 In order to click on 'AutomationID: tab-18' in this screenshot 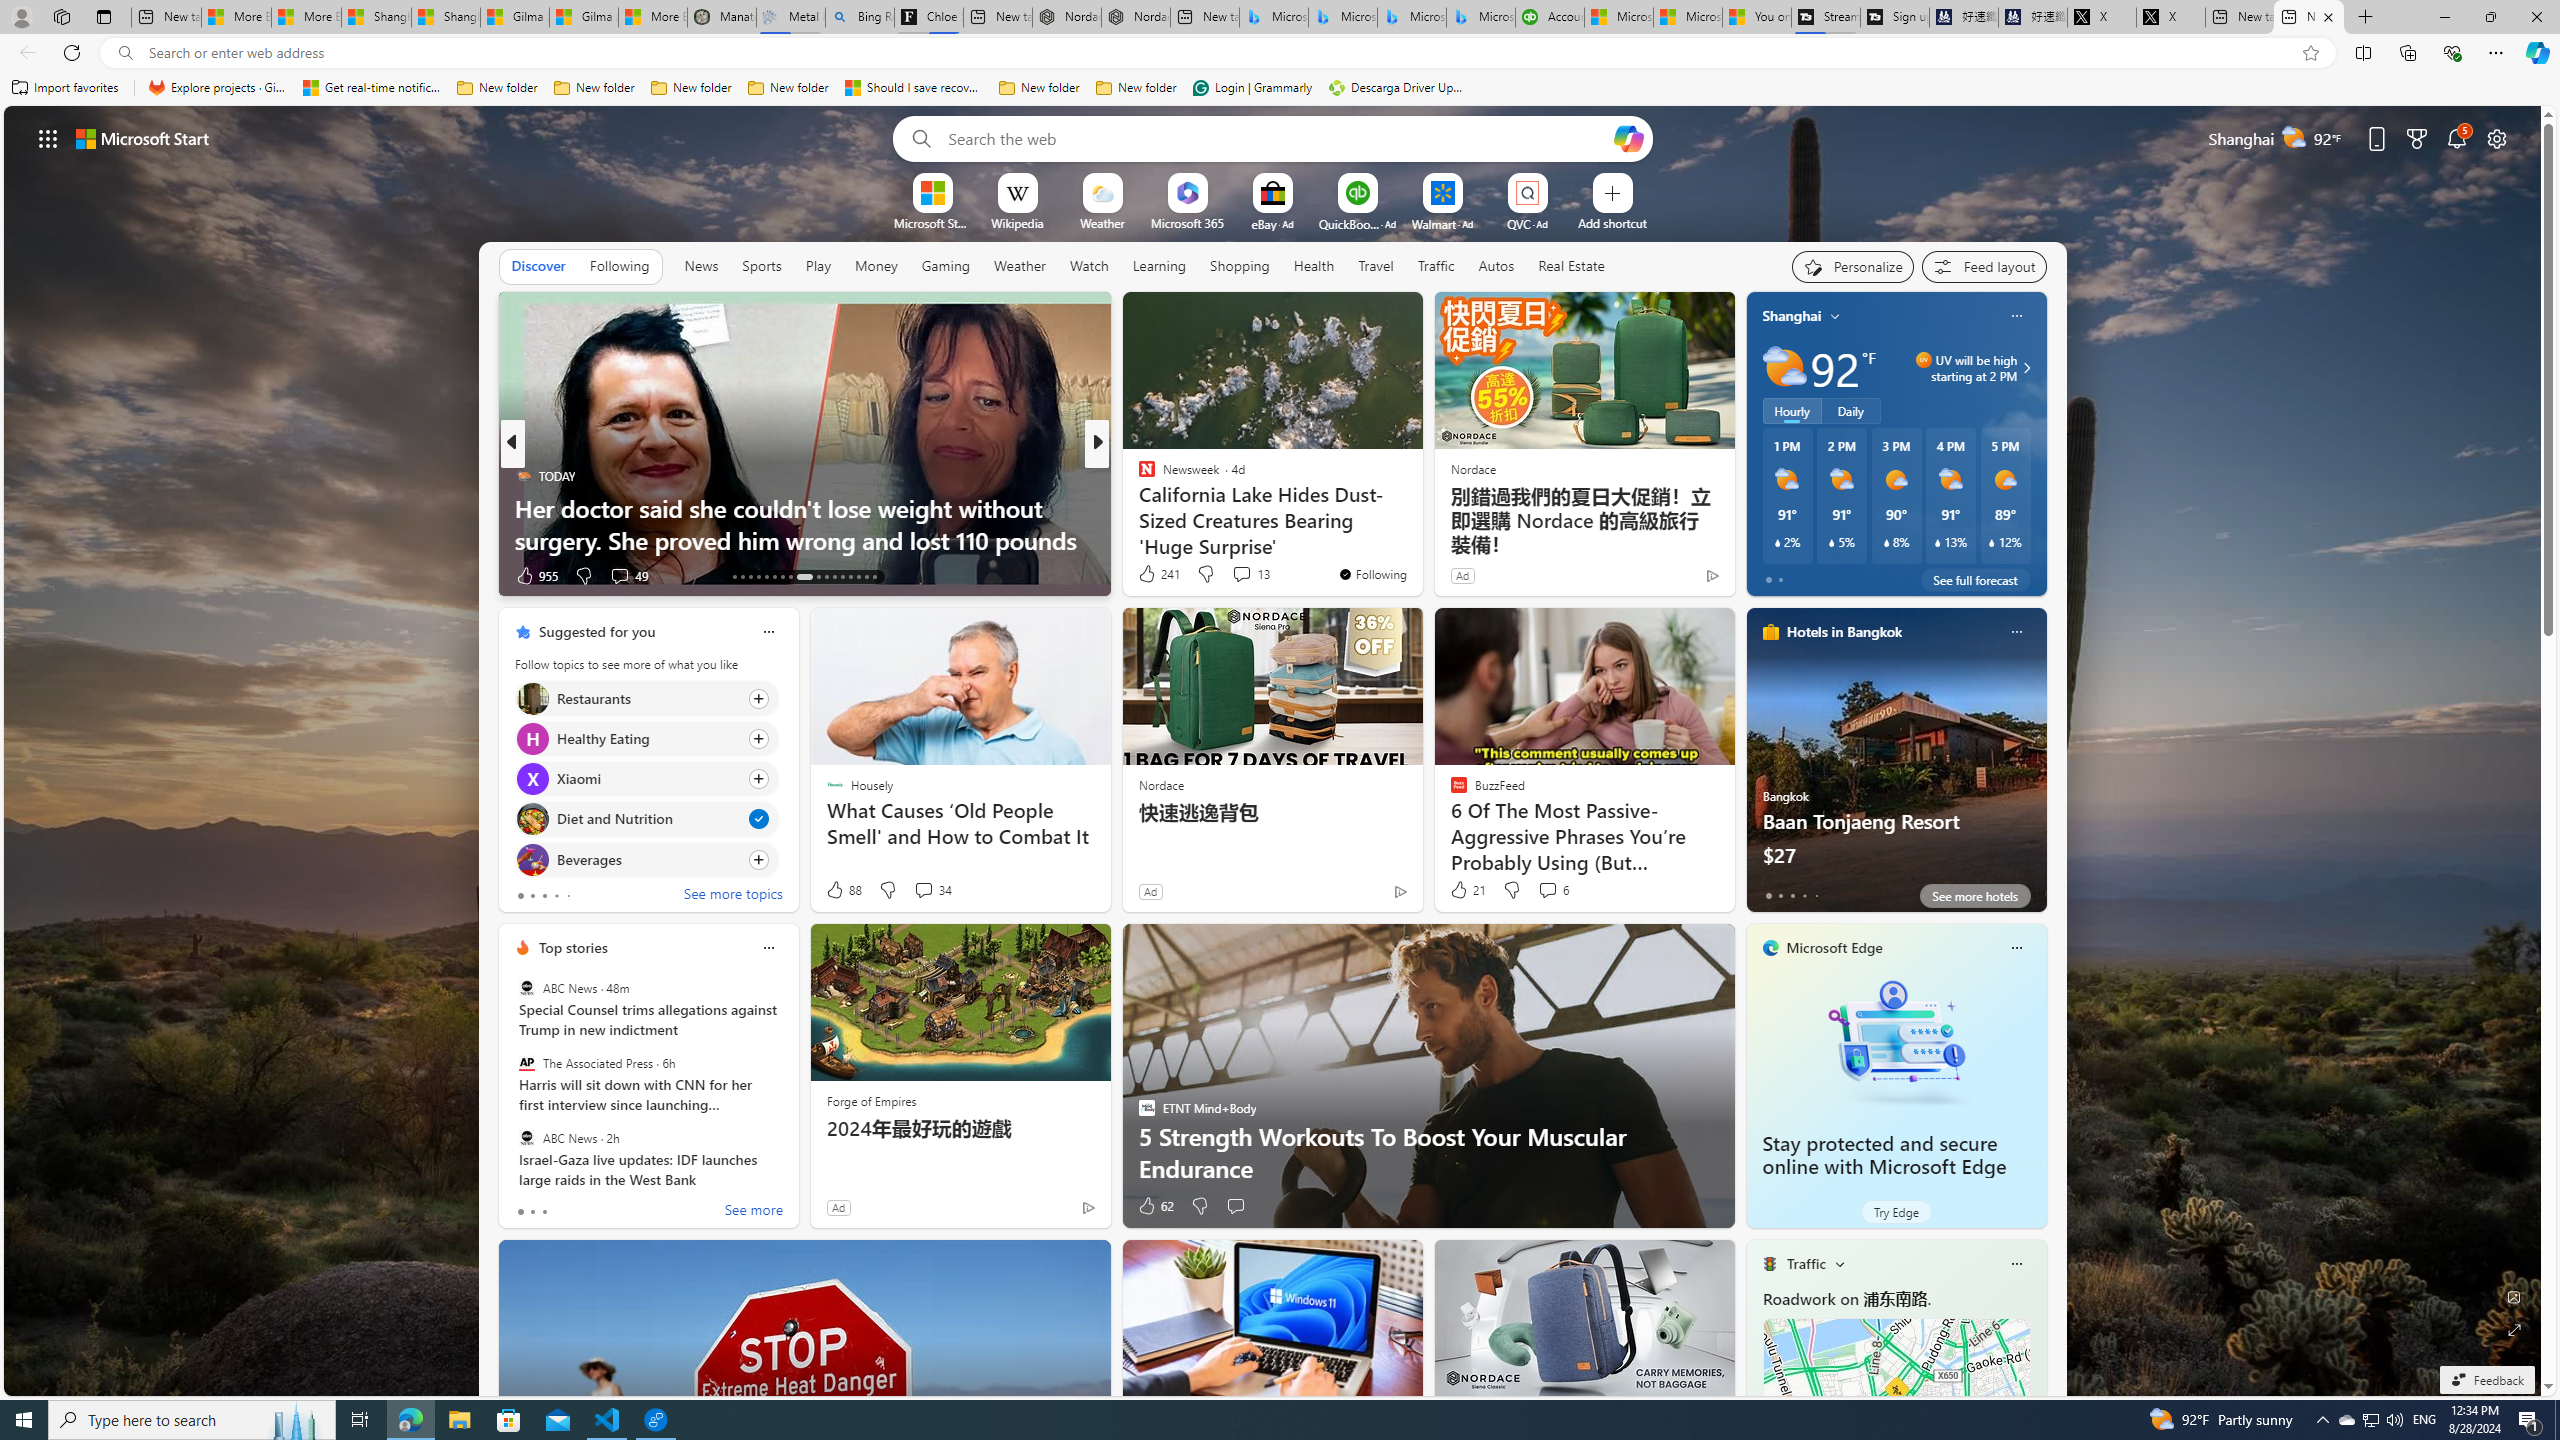, I will do `click(774, 577)`.